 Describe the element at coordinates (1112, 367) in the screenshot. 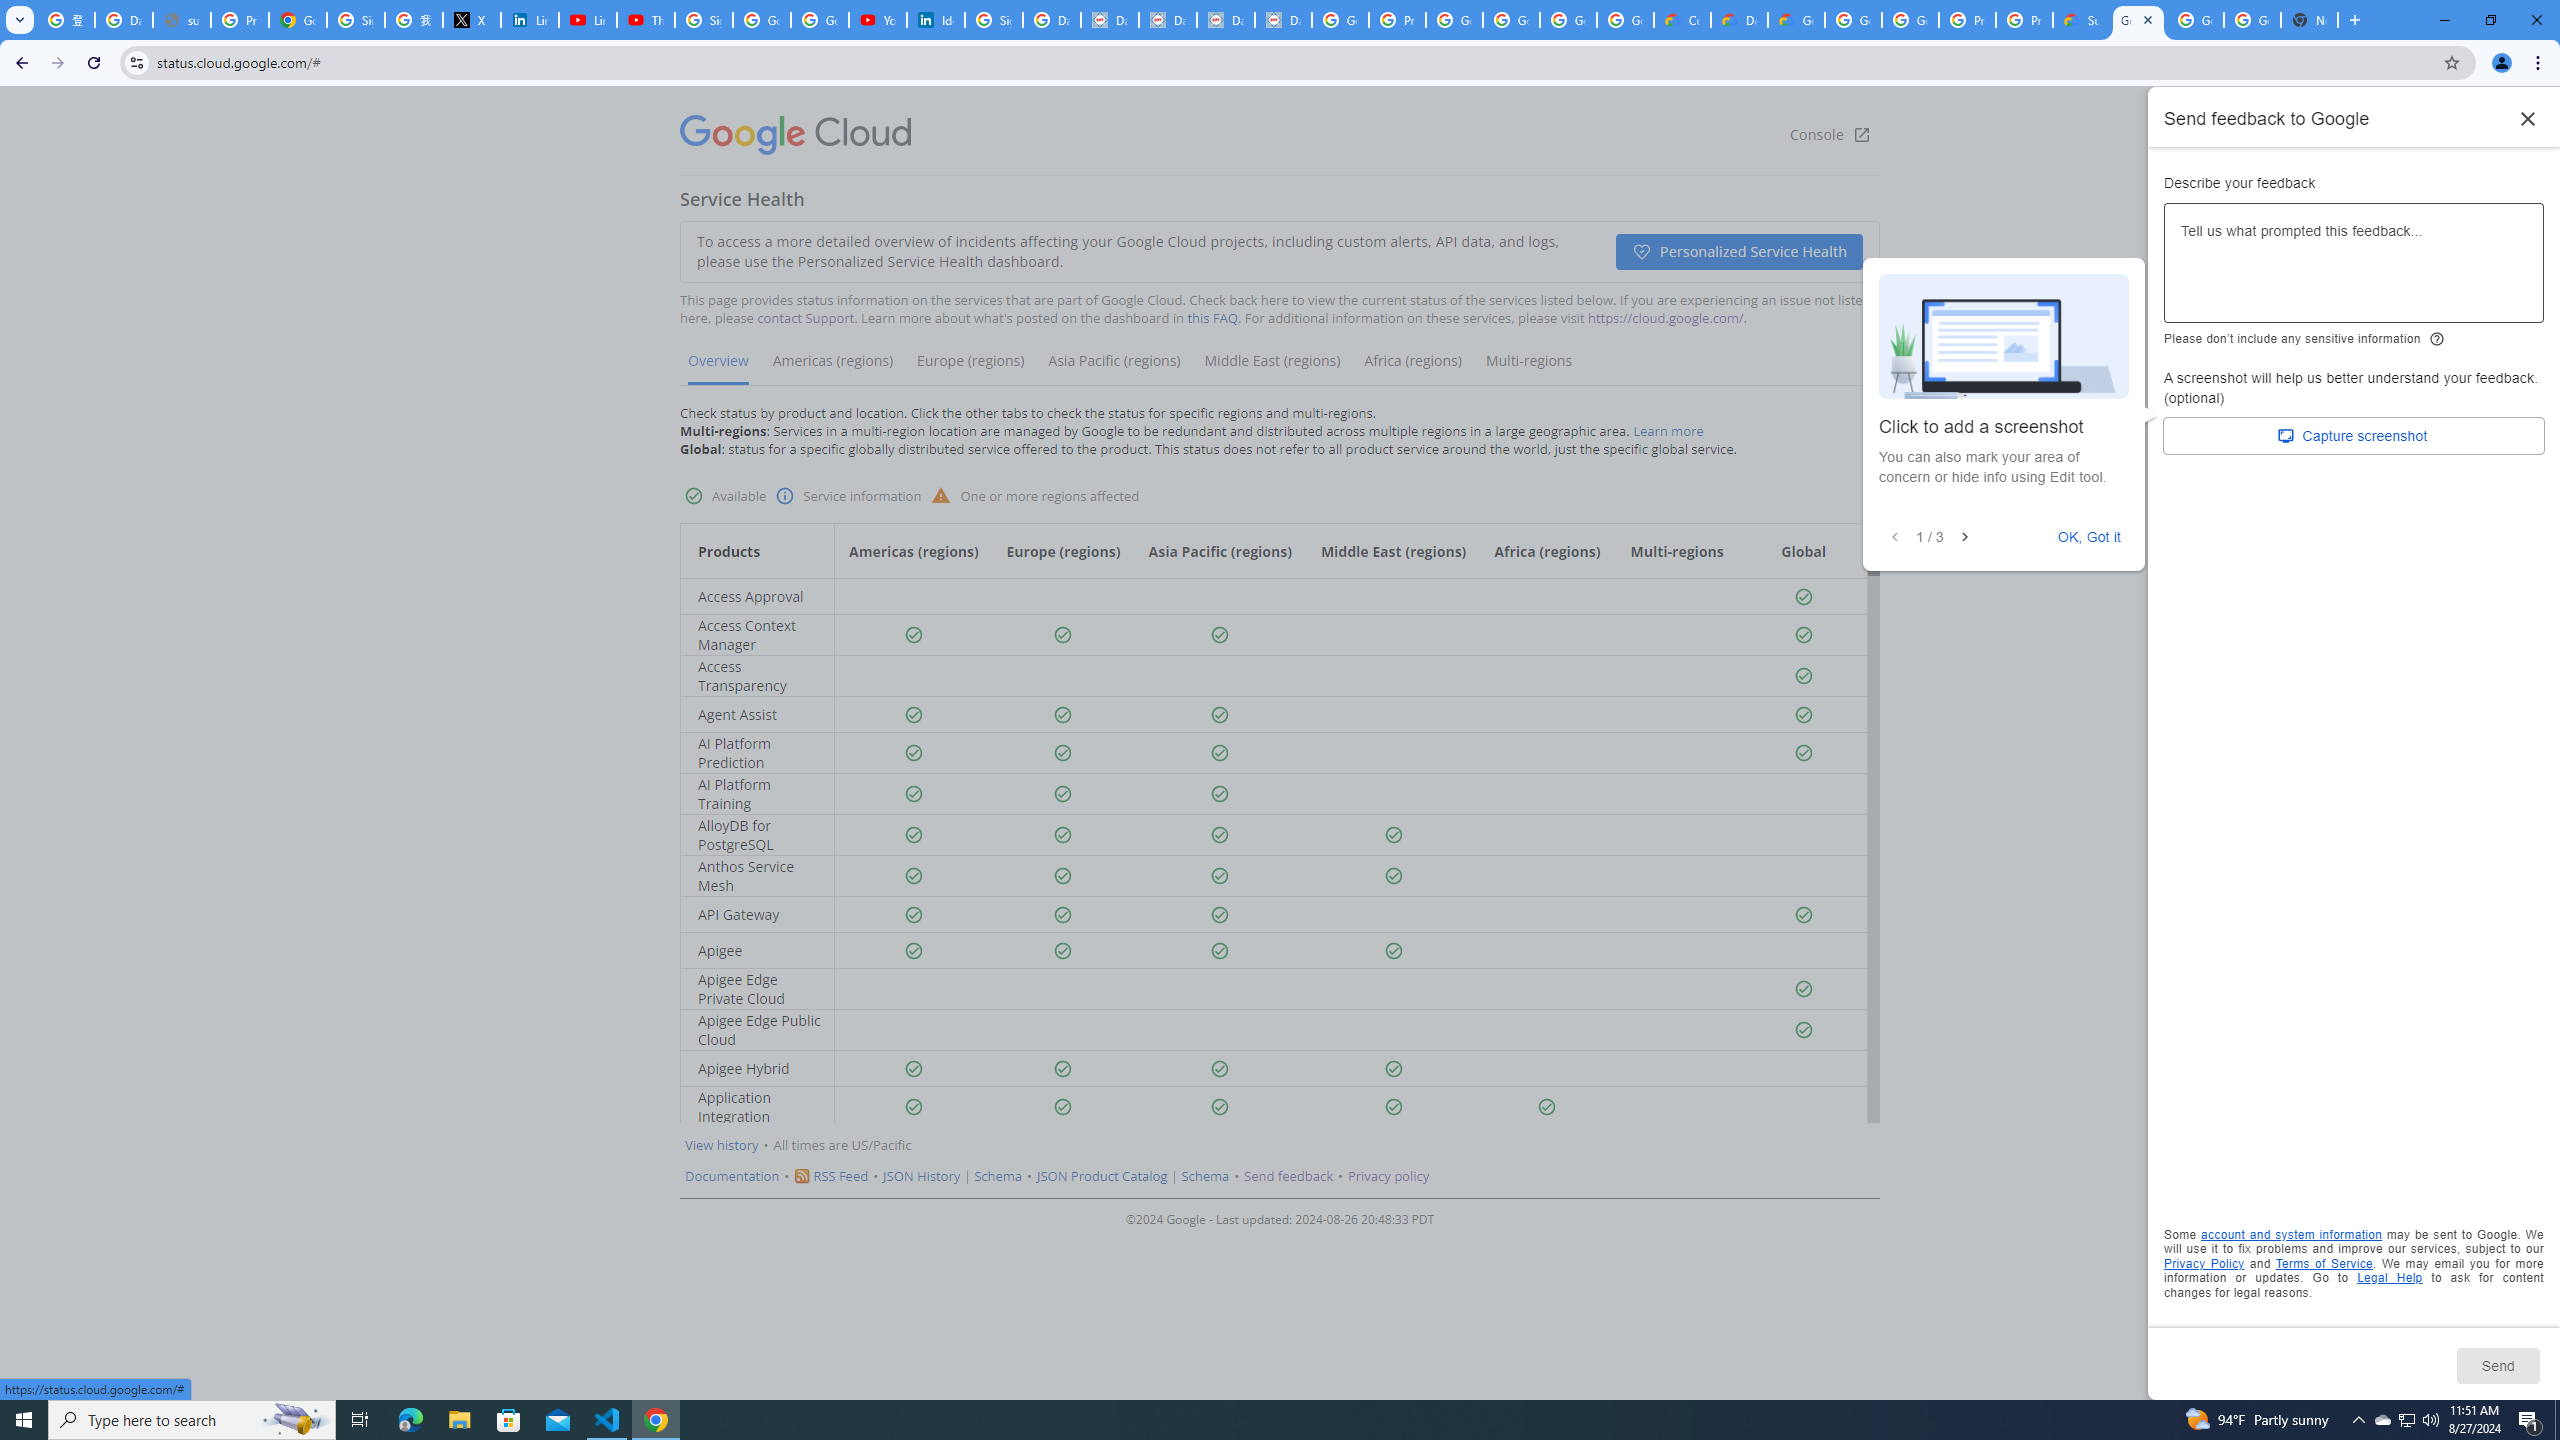

I see `'Asia Pacific (regions)'` at that location.